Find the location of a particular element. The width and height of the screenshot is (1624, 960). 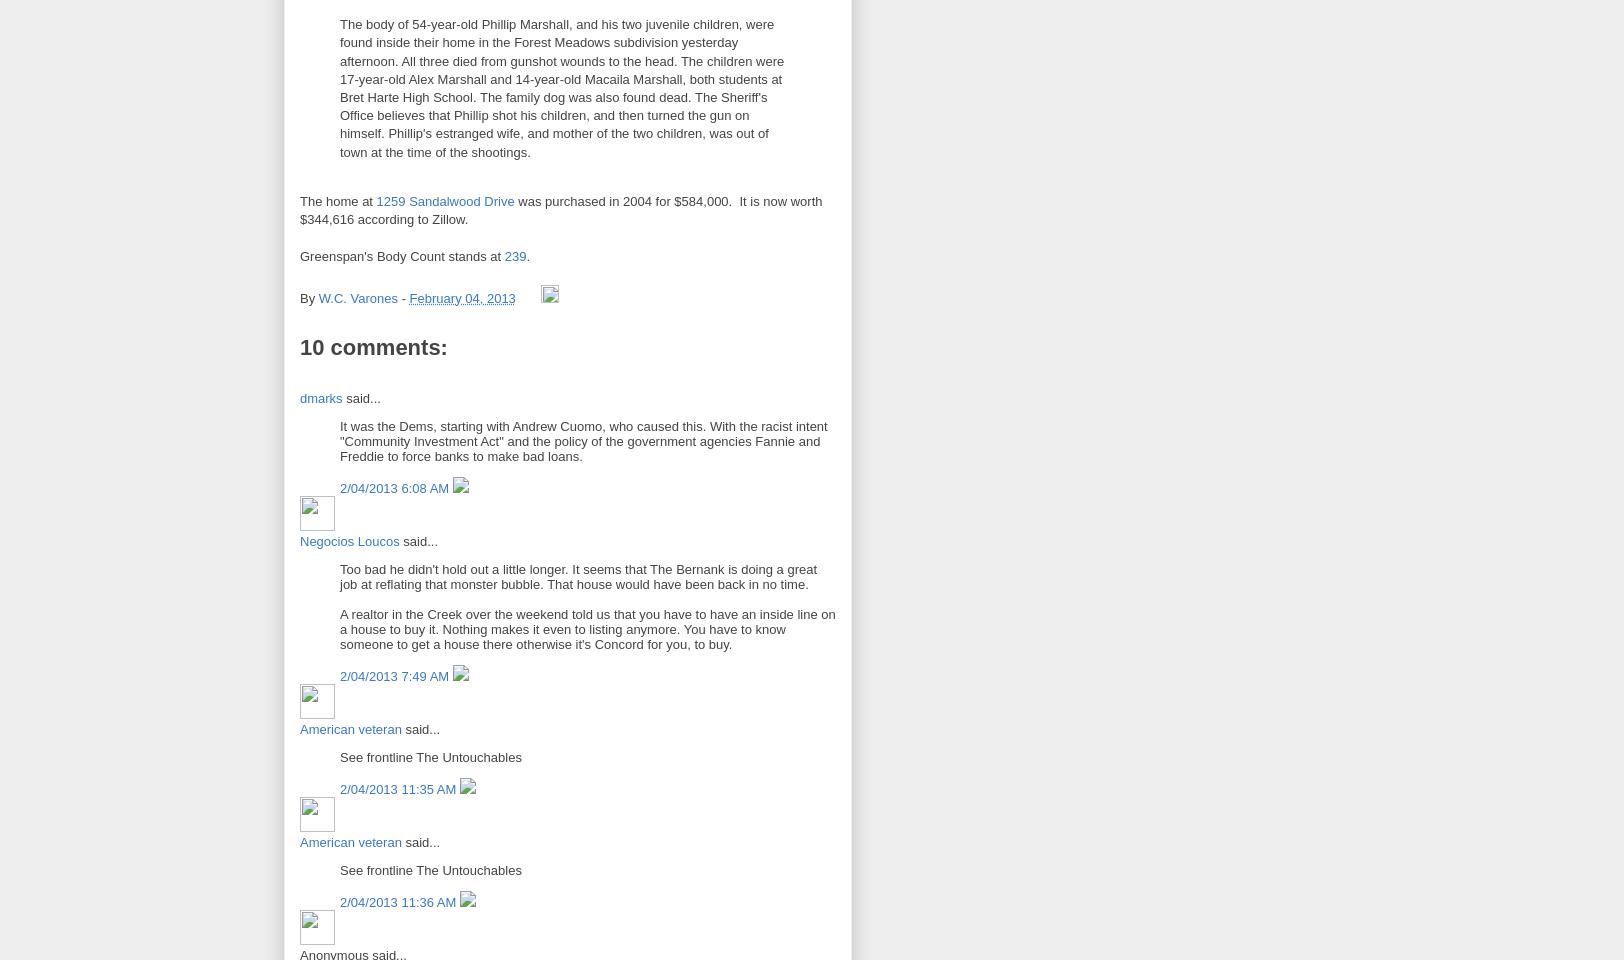

'The home at' is located at coordinates (299, 200).